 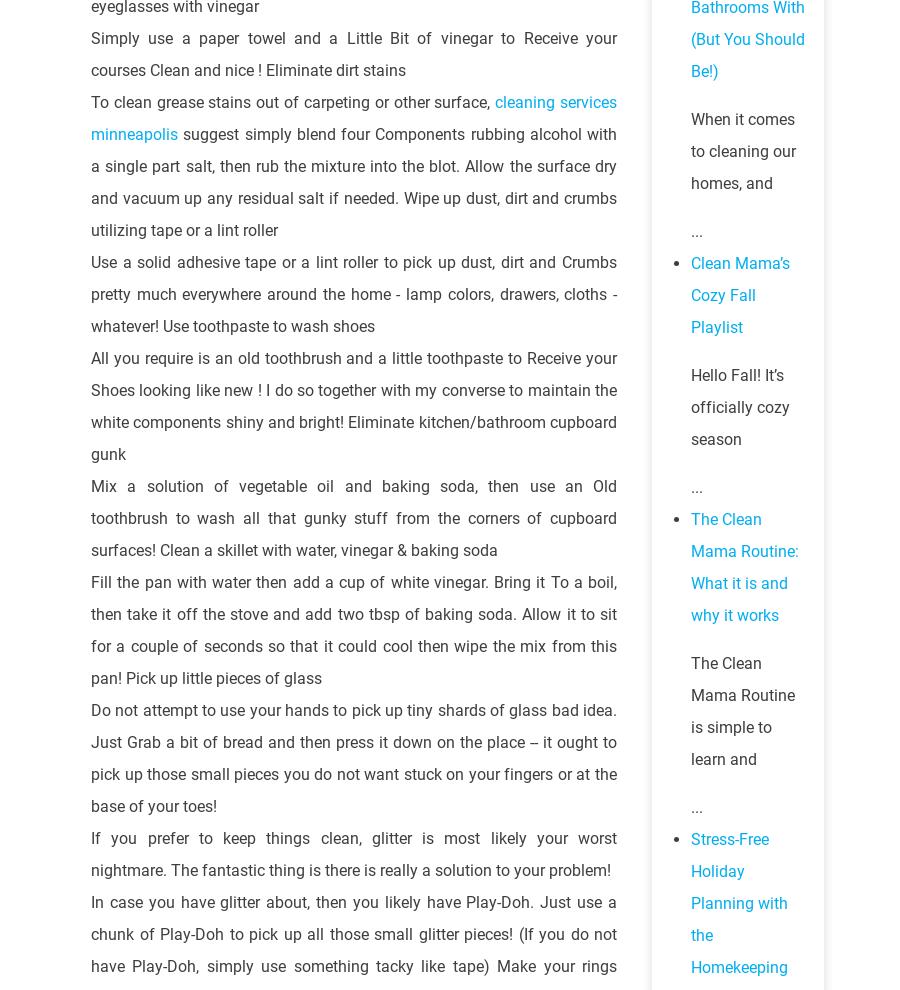 What do you see at coordinates (353, 628) in the screenshot?
I see `'Fill the pan with water then add a cup of white vinegar. Bring it To a boil, then take it off the stove and add two tbsp of baking soda. Allow it to sit for a couple of seconds so that it could cool then wipe the mix from this pan! Pick up little pieces of glass'` at bounding box center [353, 628].